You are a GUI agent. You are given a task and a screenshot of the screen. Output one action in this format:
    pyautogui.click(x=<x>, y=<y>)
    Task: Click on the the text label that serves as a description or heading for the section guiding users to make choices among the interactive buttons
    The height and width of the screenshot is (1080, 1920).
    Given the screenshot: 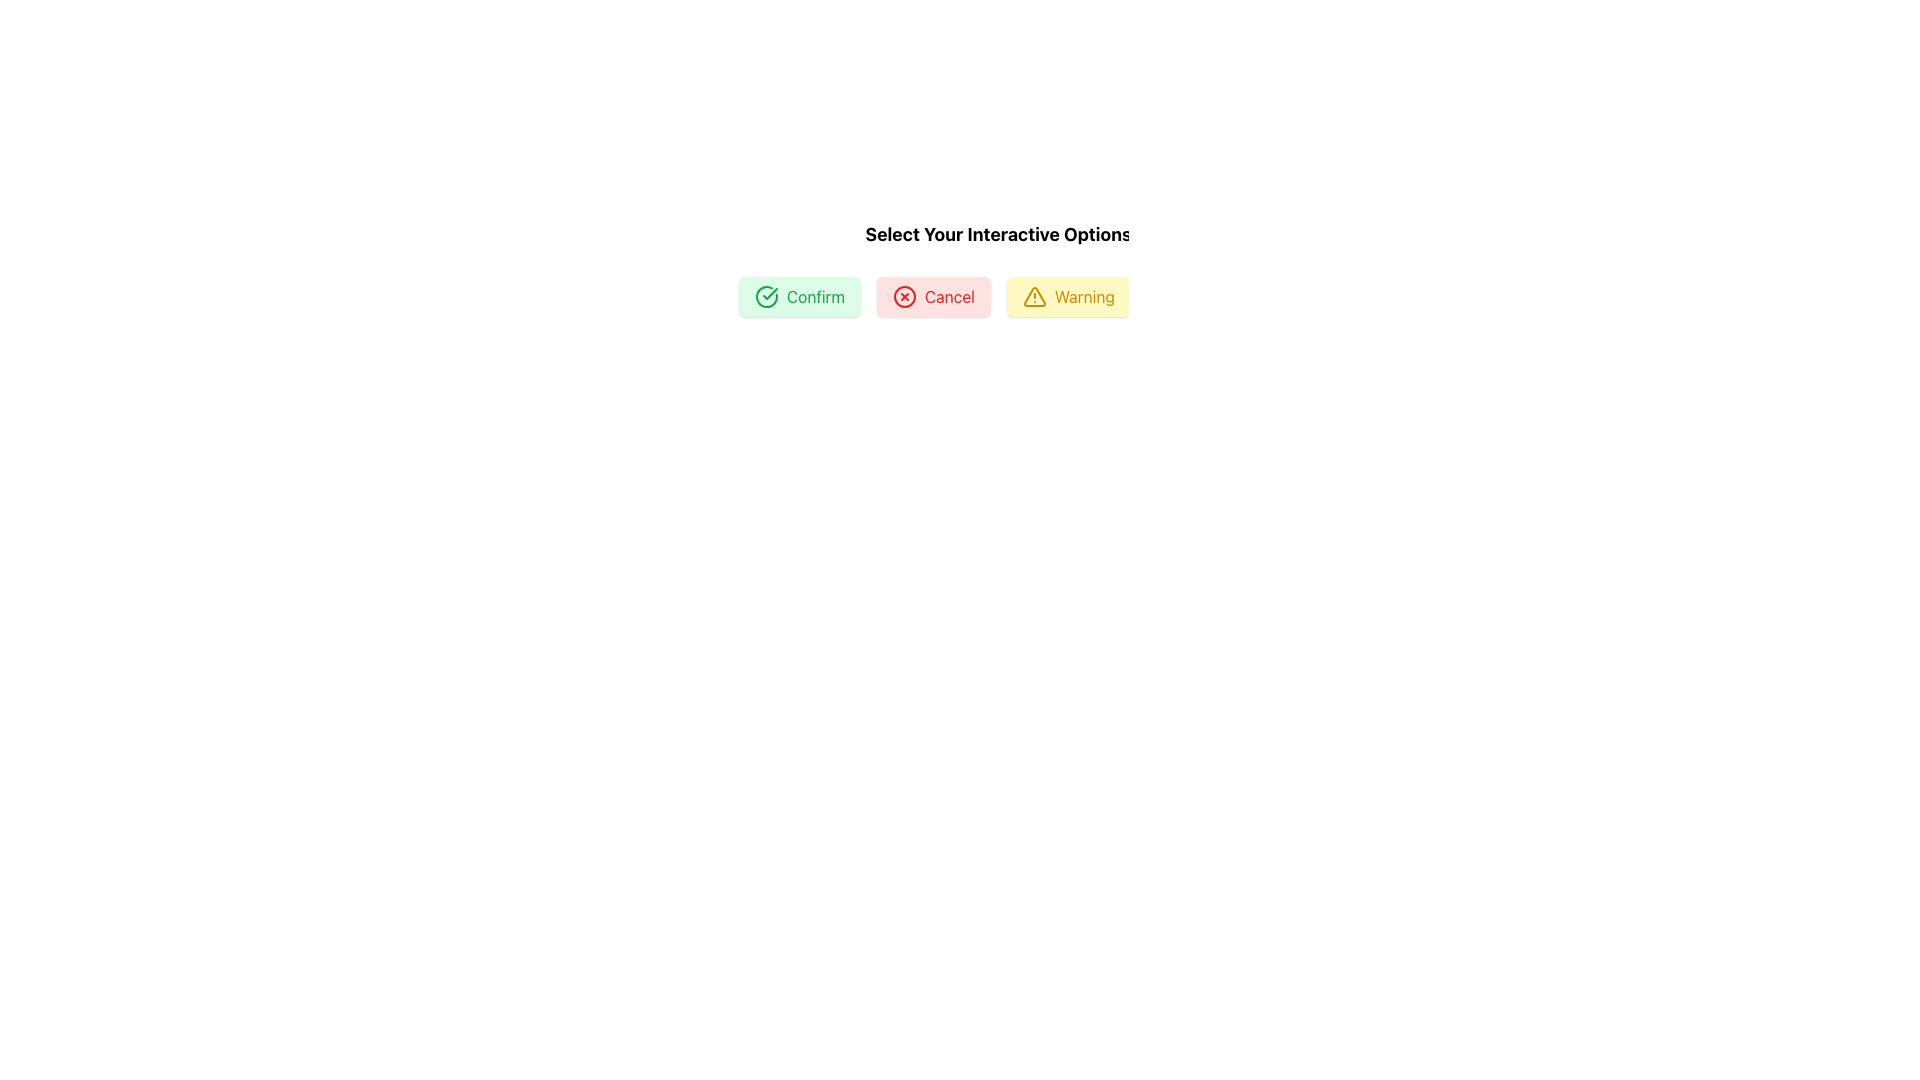 What is the action you would take?
    pyautogui.click(x=1001, y=234)
    